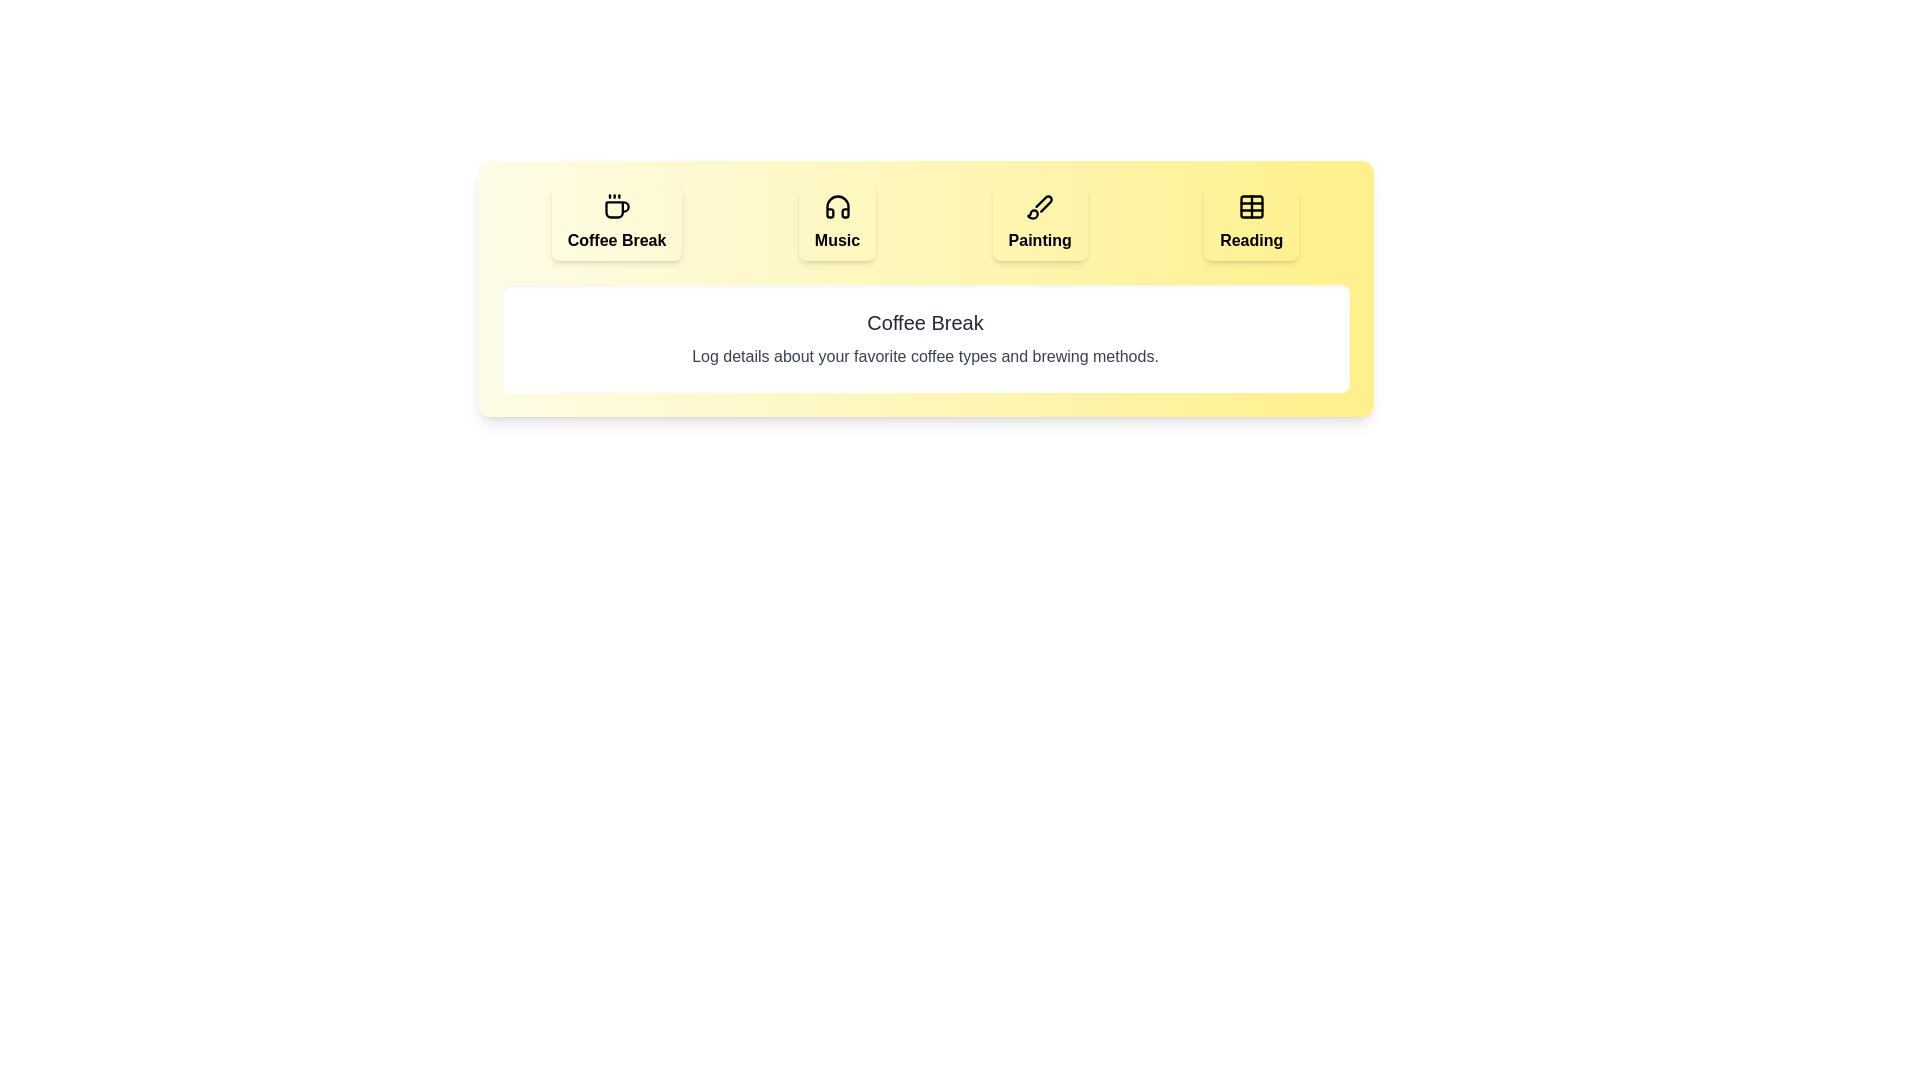 This screenshot has width=1920, height=1080. I want to click on the interactive button labeled 'Coffee Break', which is the first button in a row of buttons with a light yellow background and a coffee cup icon, so click(616, 223).